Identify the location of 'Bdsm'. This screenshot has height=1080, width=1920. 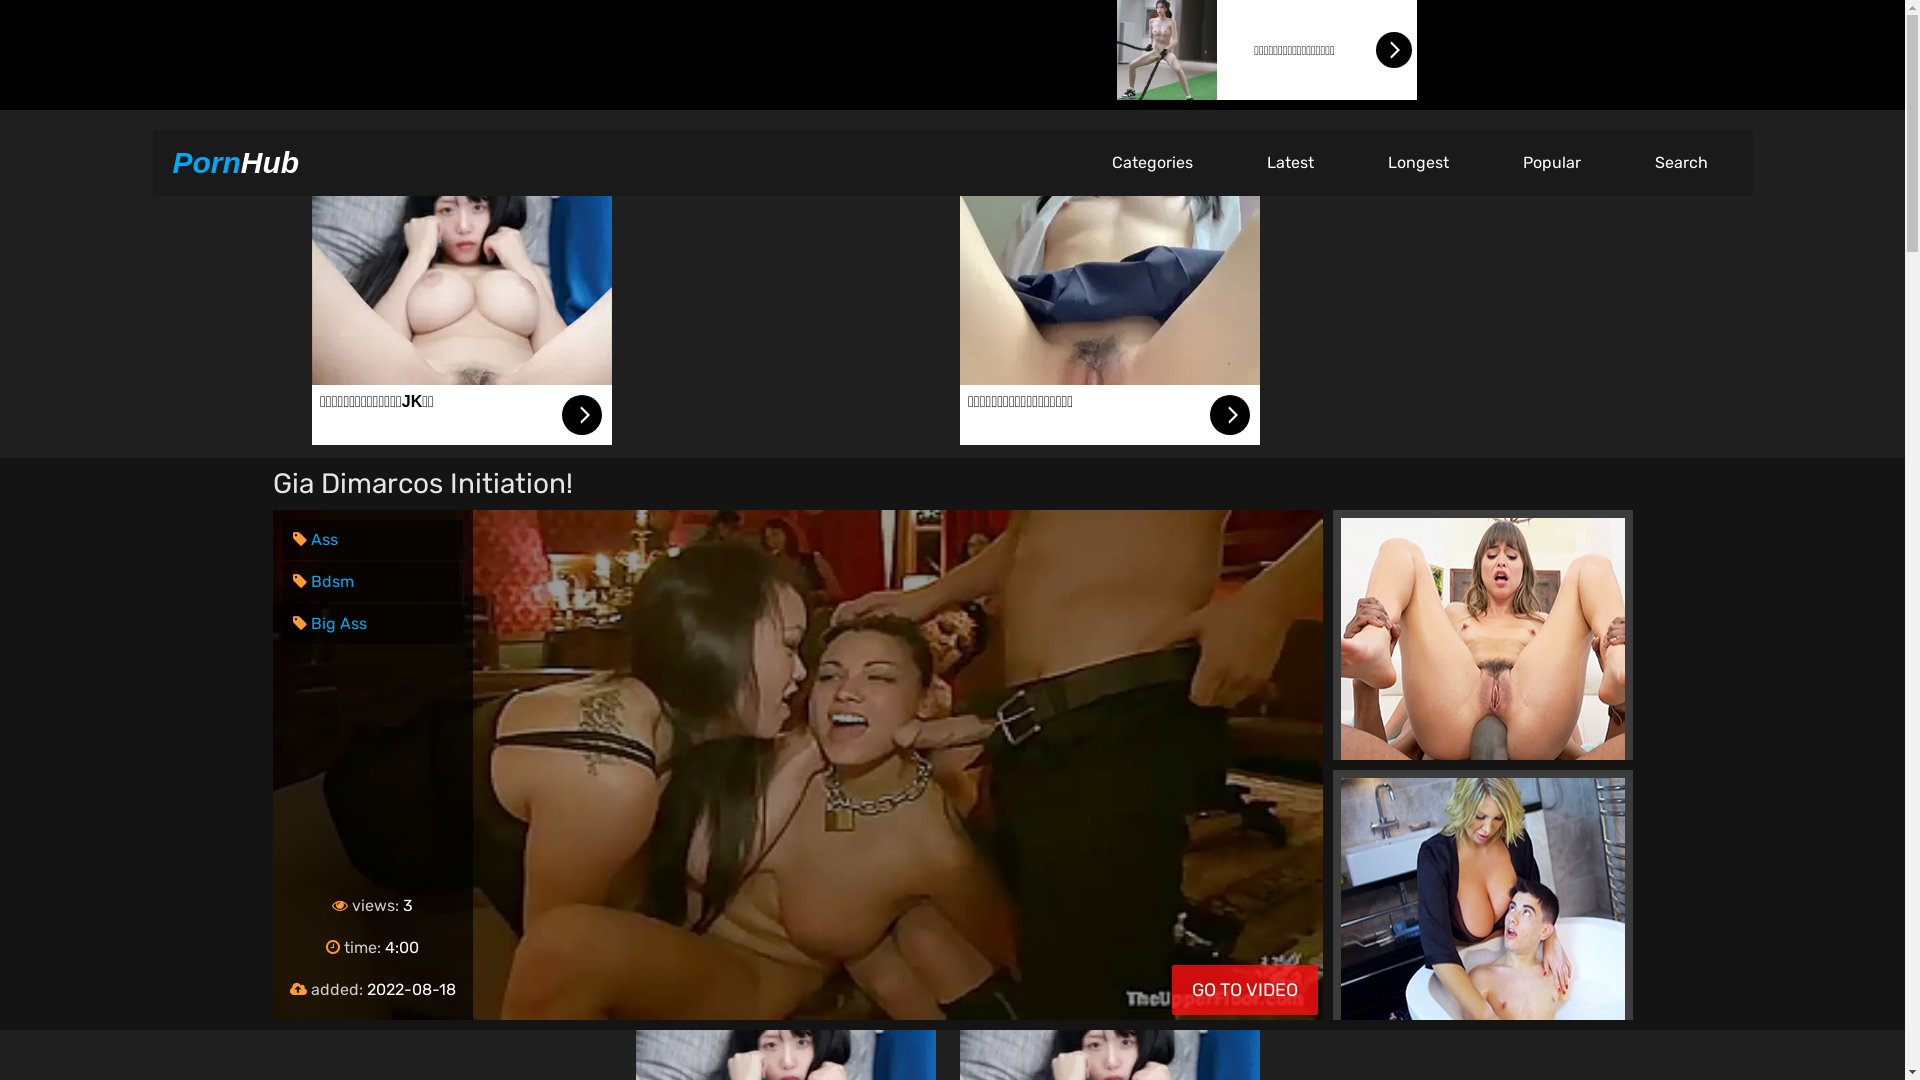
(322, 581).